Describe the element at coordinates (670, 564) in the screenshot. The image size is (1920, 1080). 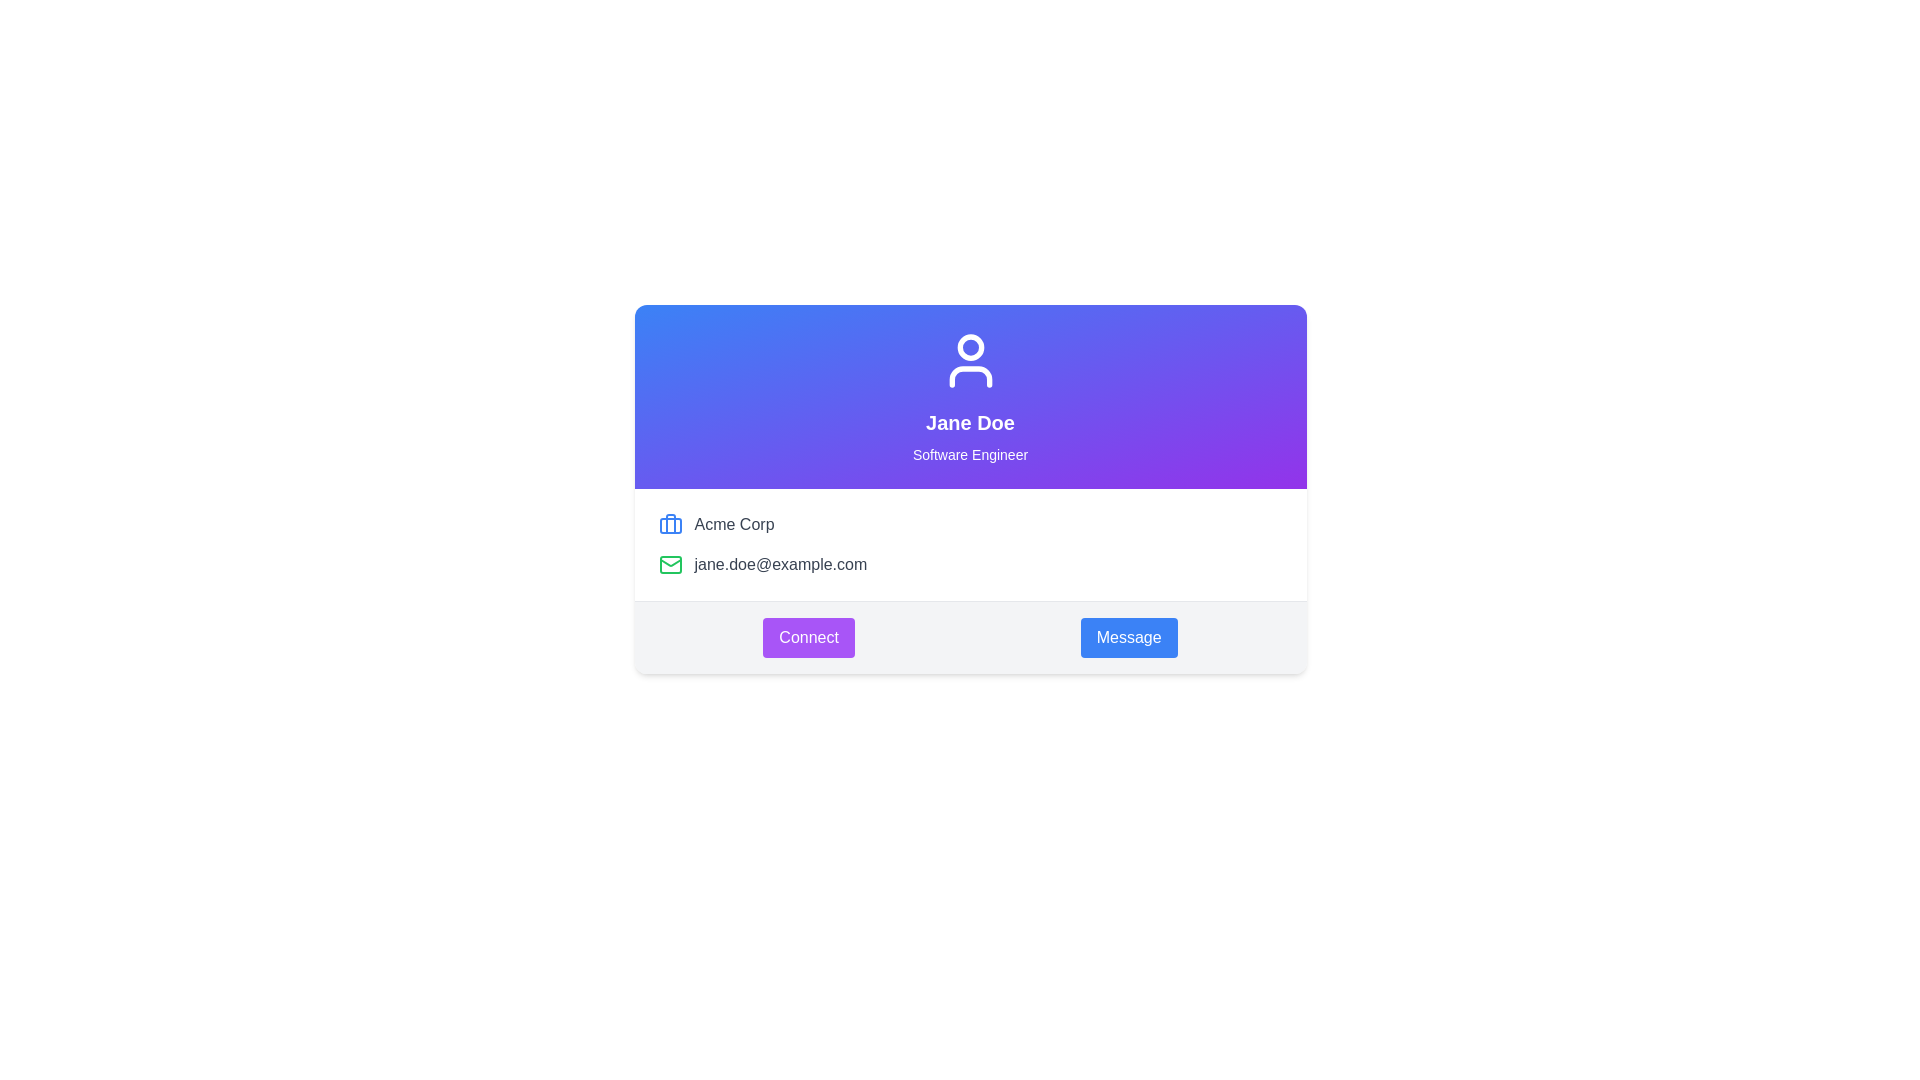
I see `the envelope icon by clicking on the rectangular shape with rounded corners that has a green outline, which is part of the envelope design` at that location.